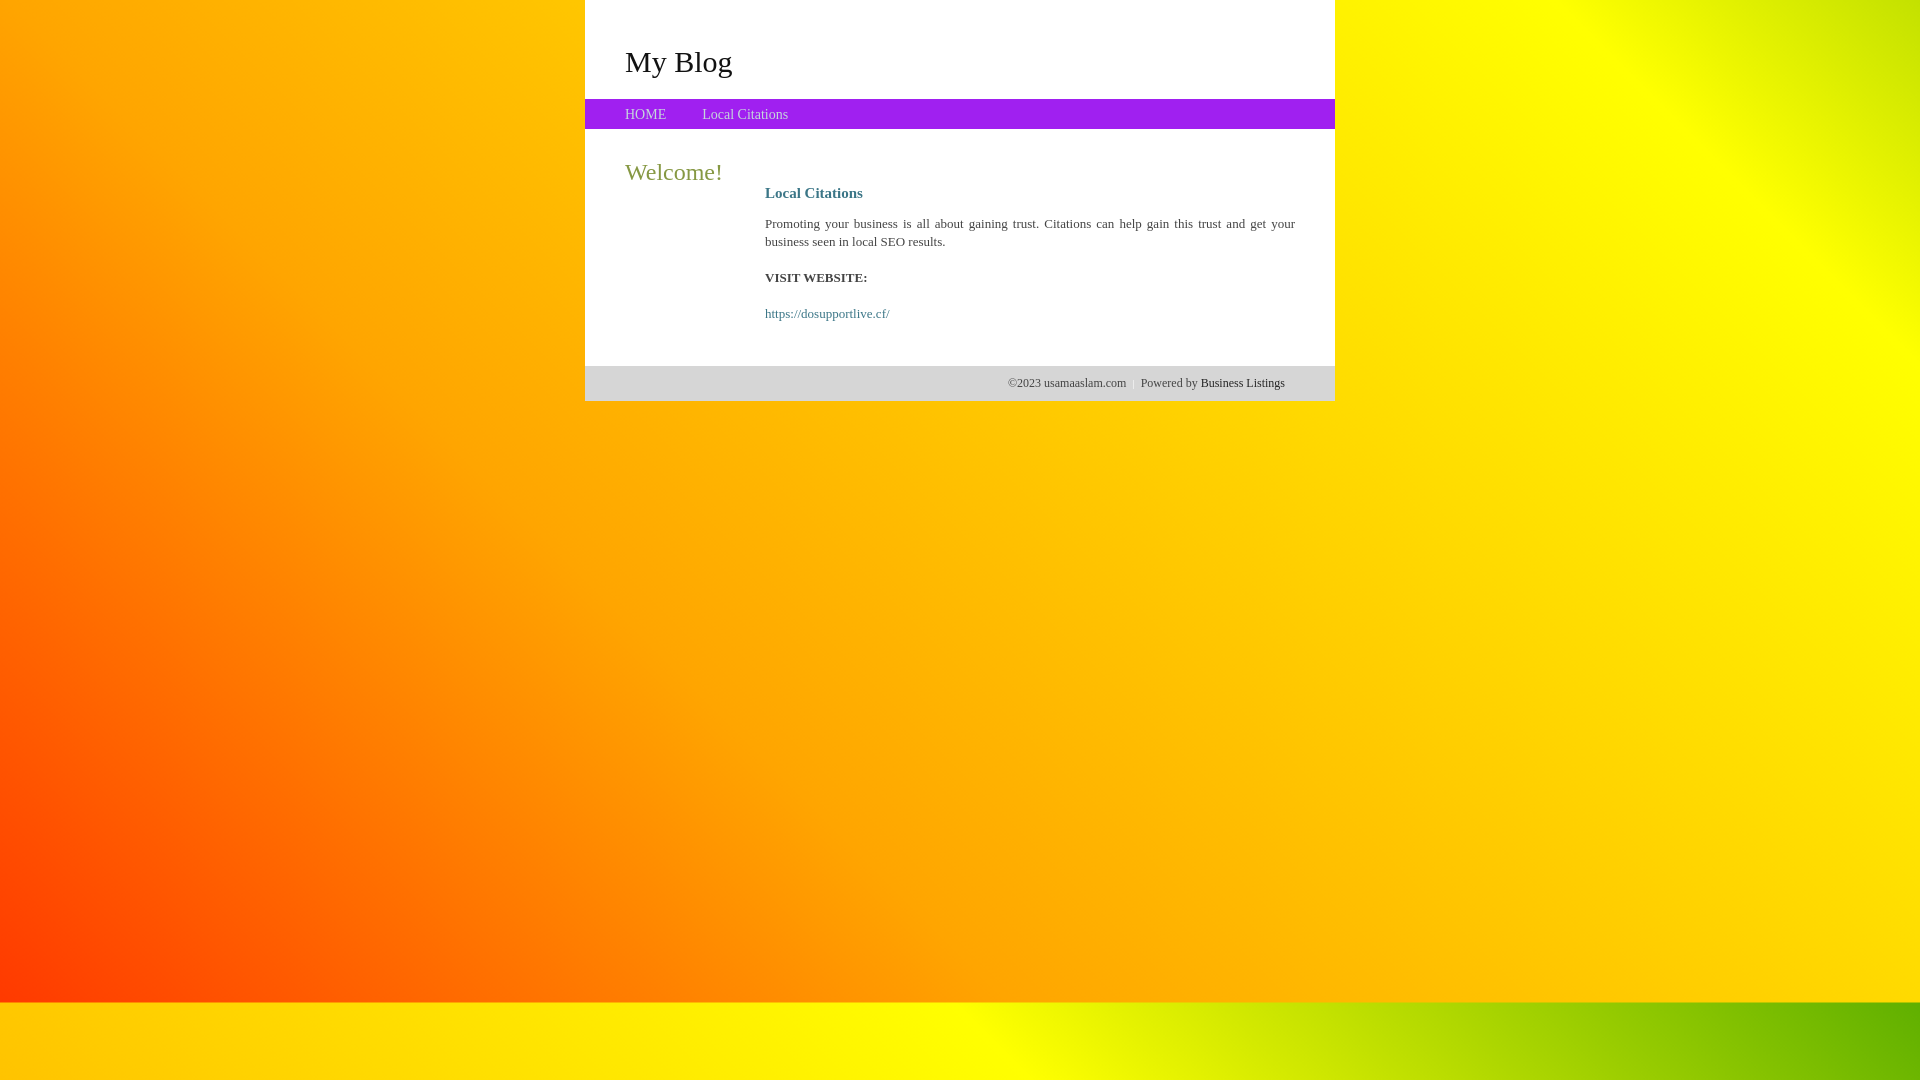 Image resolution: width=1920 pixels, height=1080 pixels. What do you see at coordinates (623, 60) in the screenshot?
I see `'My Blog'` at bounding box center [623, 60].